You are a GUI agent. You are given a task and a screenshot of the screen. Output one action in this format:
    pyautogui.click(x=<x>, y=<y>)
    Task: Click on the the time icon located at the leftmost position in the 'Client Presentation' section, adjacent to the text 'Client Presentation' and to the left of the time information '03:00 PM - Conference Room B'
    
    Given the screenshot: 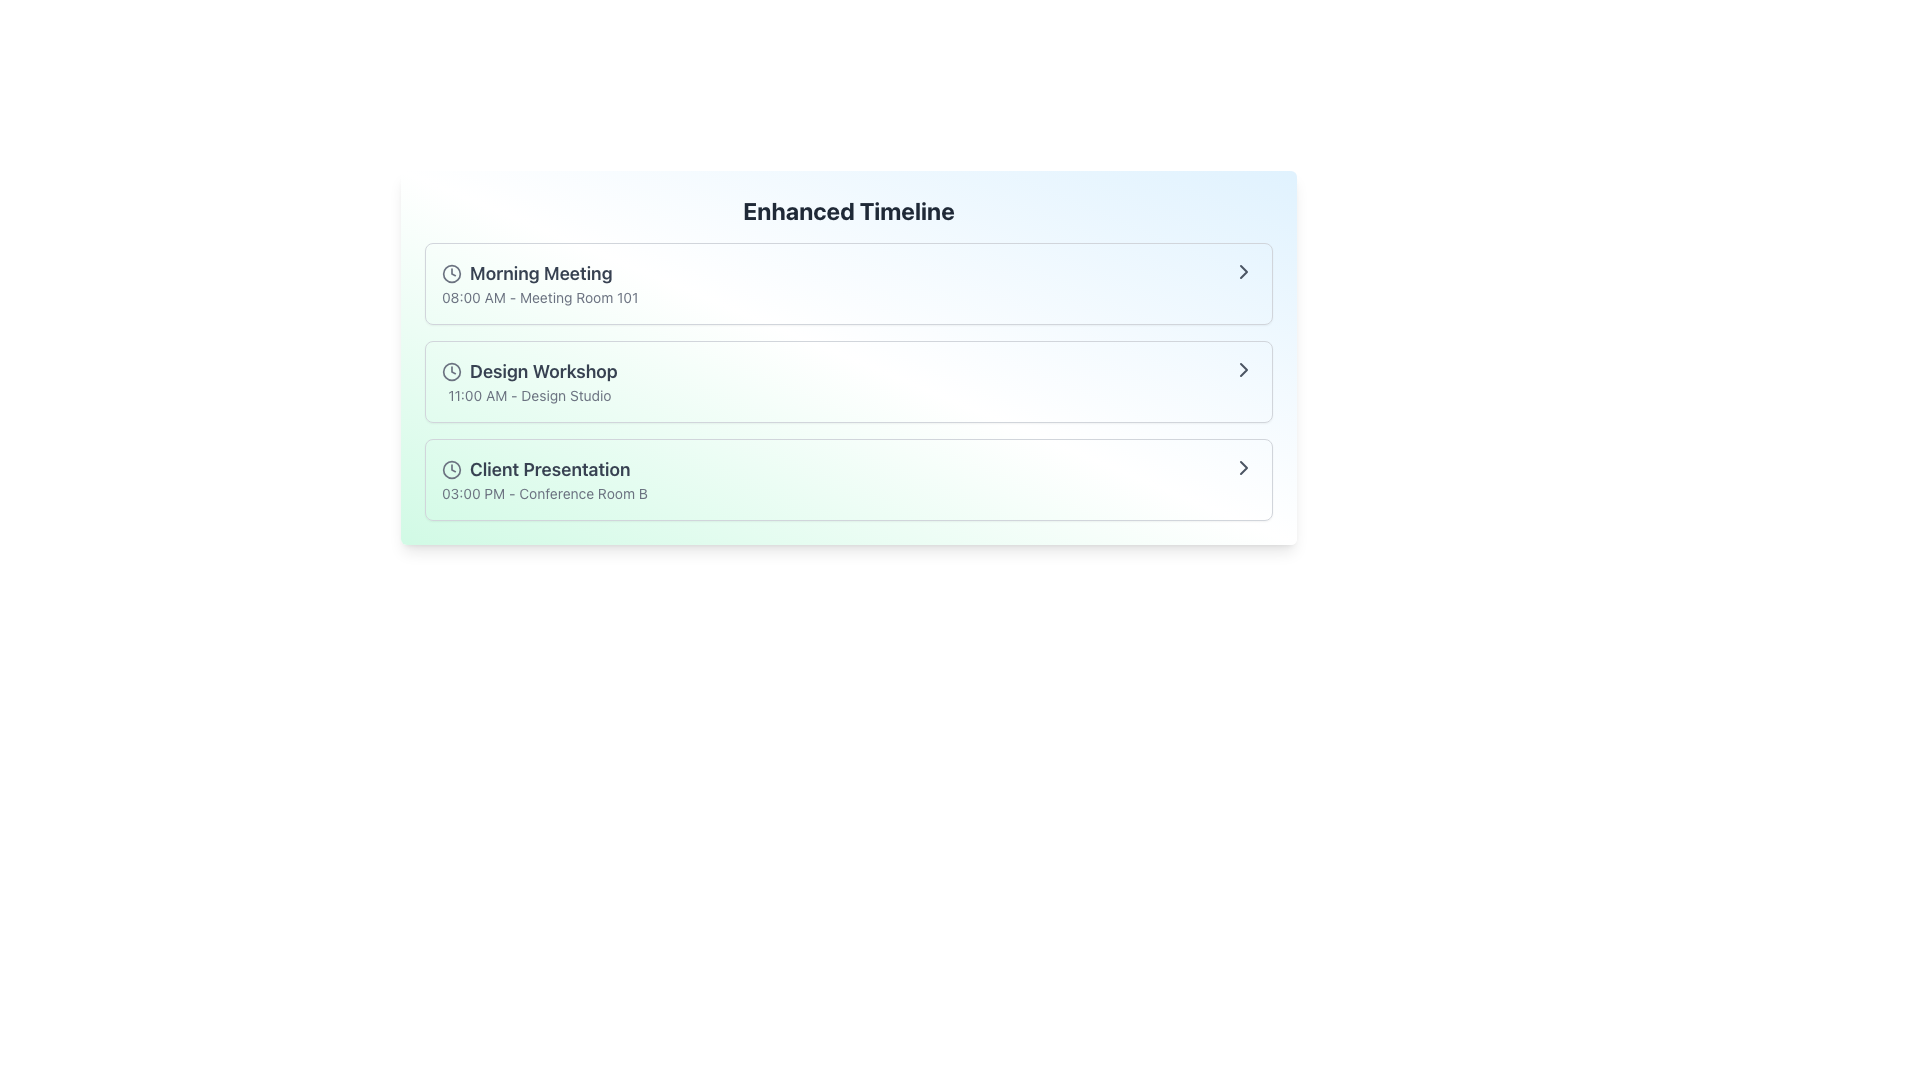 What is the action you would take?
    pyautogui.click(x=450, y=470)
    